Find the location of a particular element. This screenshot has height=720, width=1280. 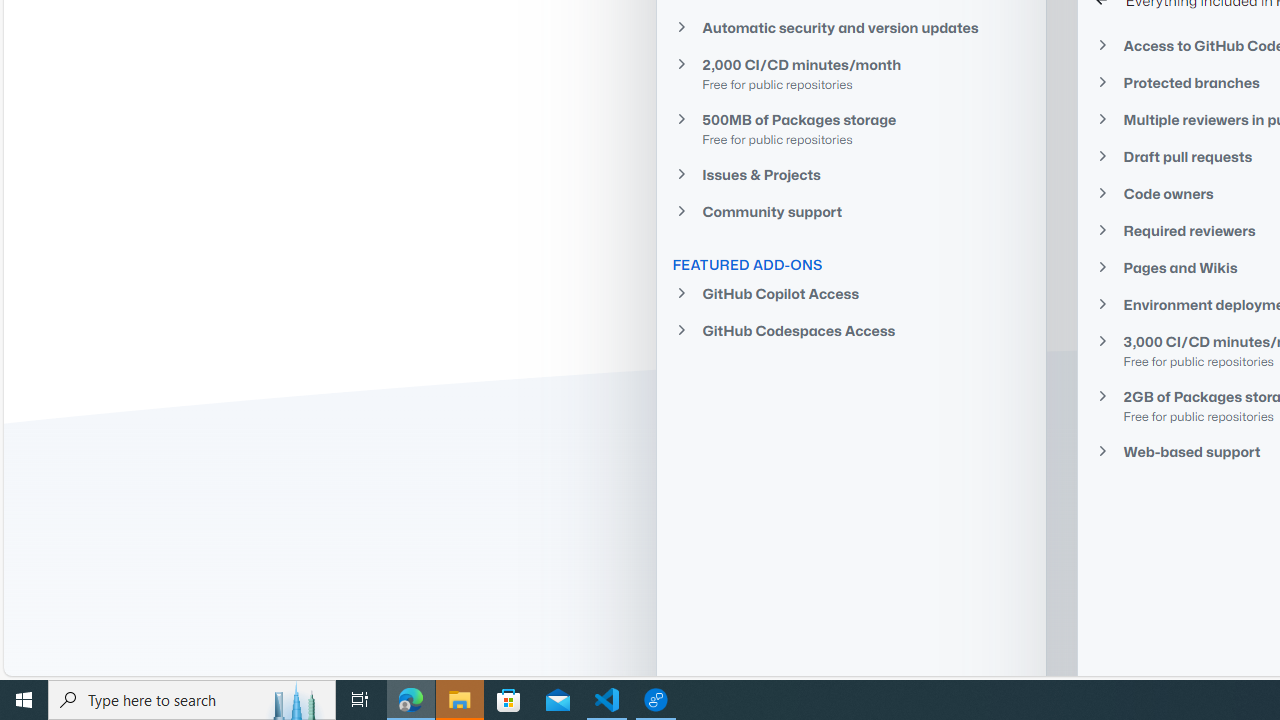

'GitHub Copilot Access' is located at coordinates (851, 293).